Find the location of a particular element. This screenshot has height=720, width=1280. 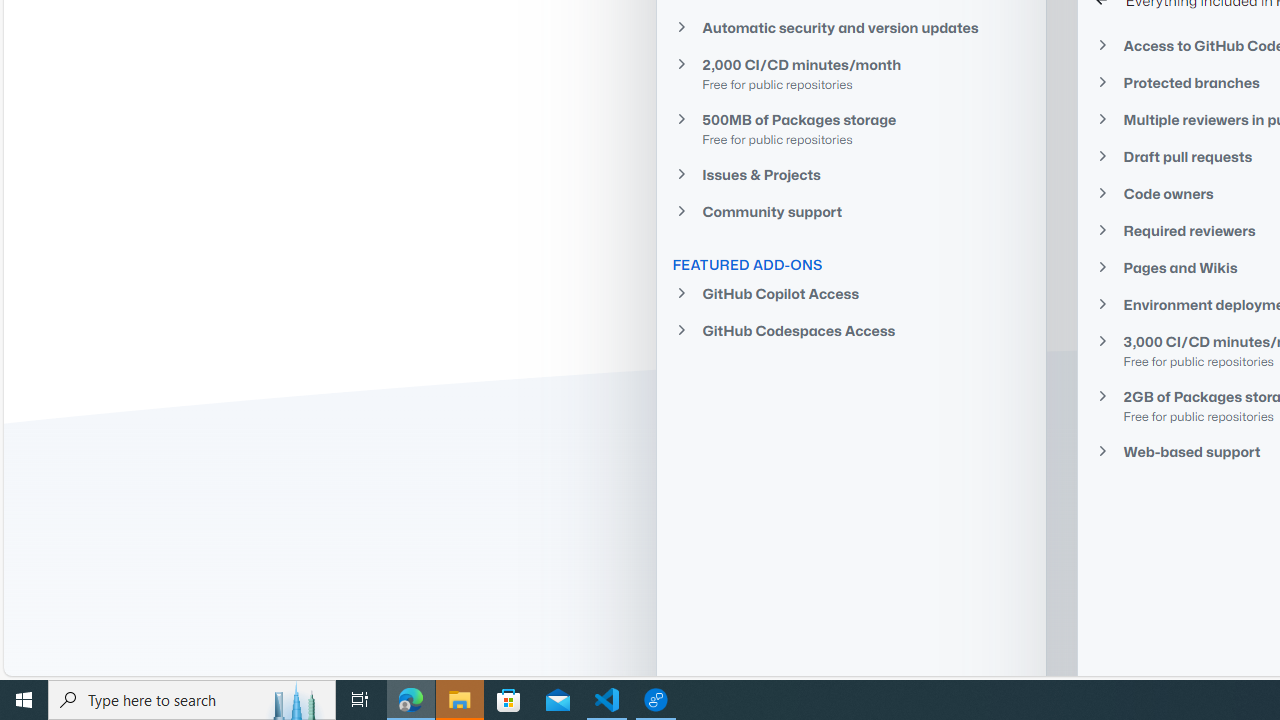

'GitHub Copilot Access' is located at coordinates (851, 293).